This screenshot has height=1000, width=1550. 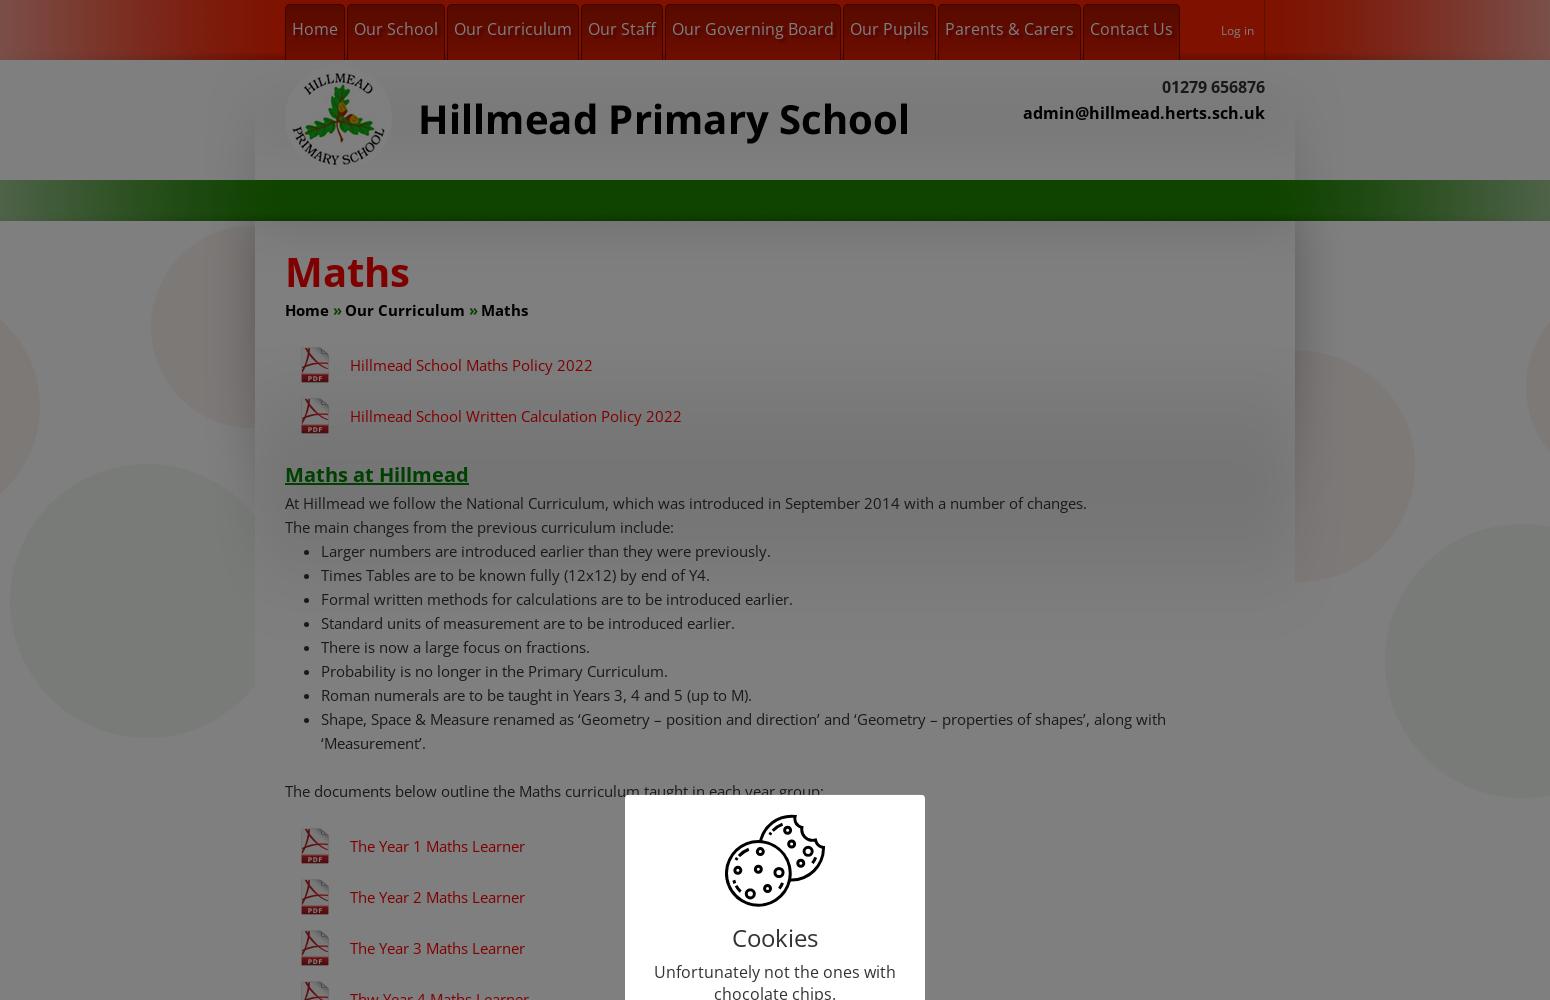 What do you see at coordinates (405, 310) in the screenshot?
I see `'Our Curriculum'` at bounding box center [405, 310].